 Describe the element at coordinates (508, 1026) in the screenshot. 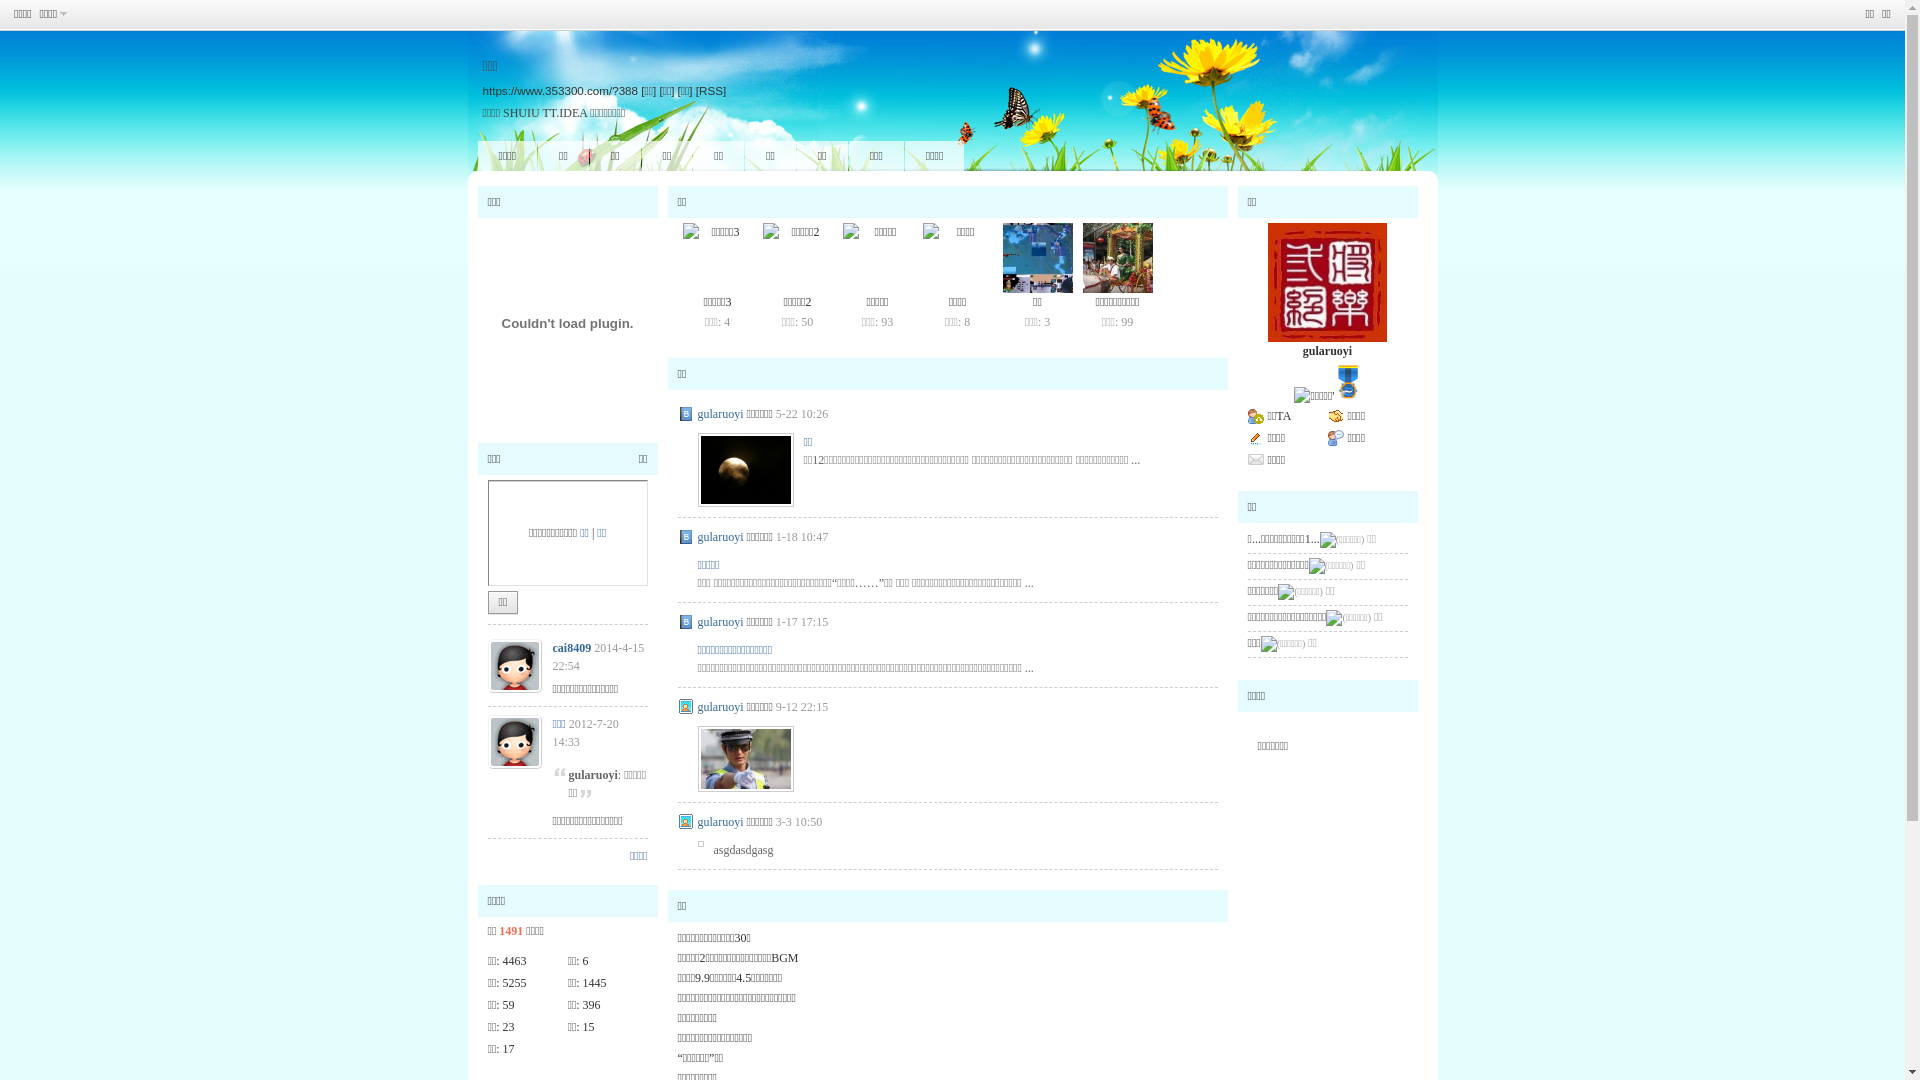

I see `'23'` at that location.